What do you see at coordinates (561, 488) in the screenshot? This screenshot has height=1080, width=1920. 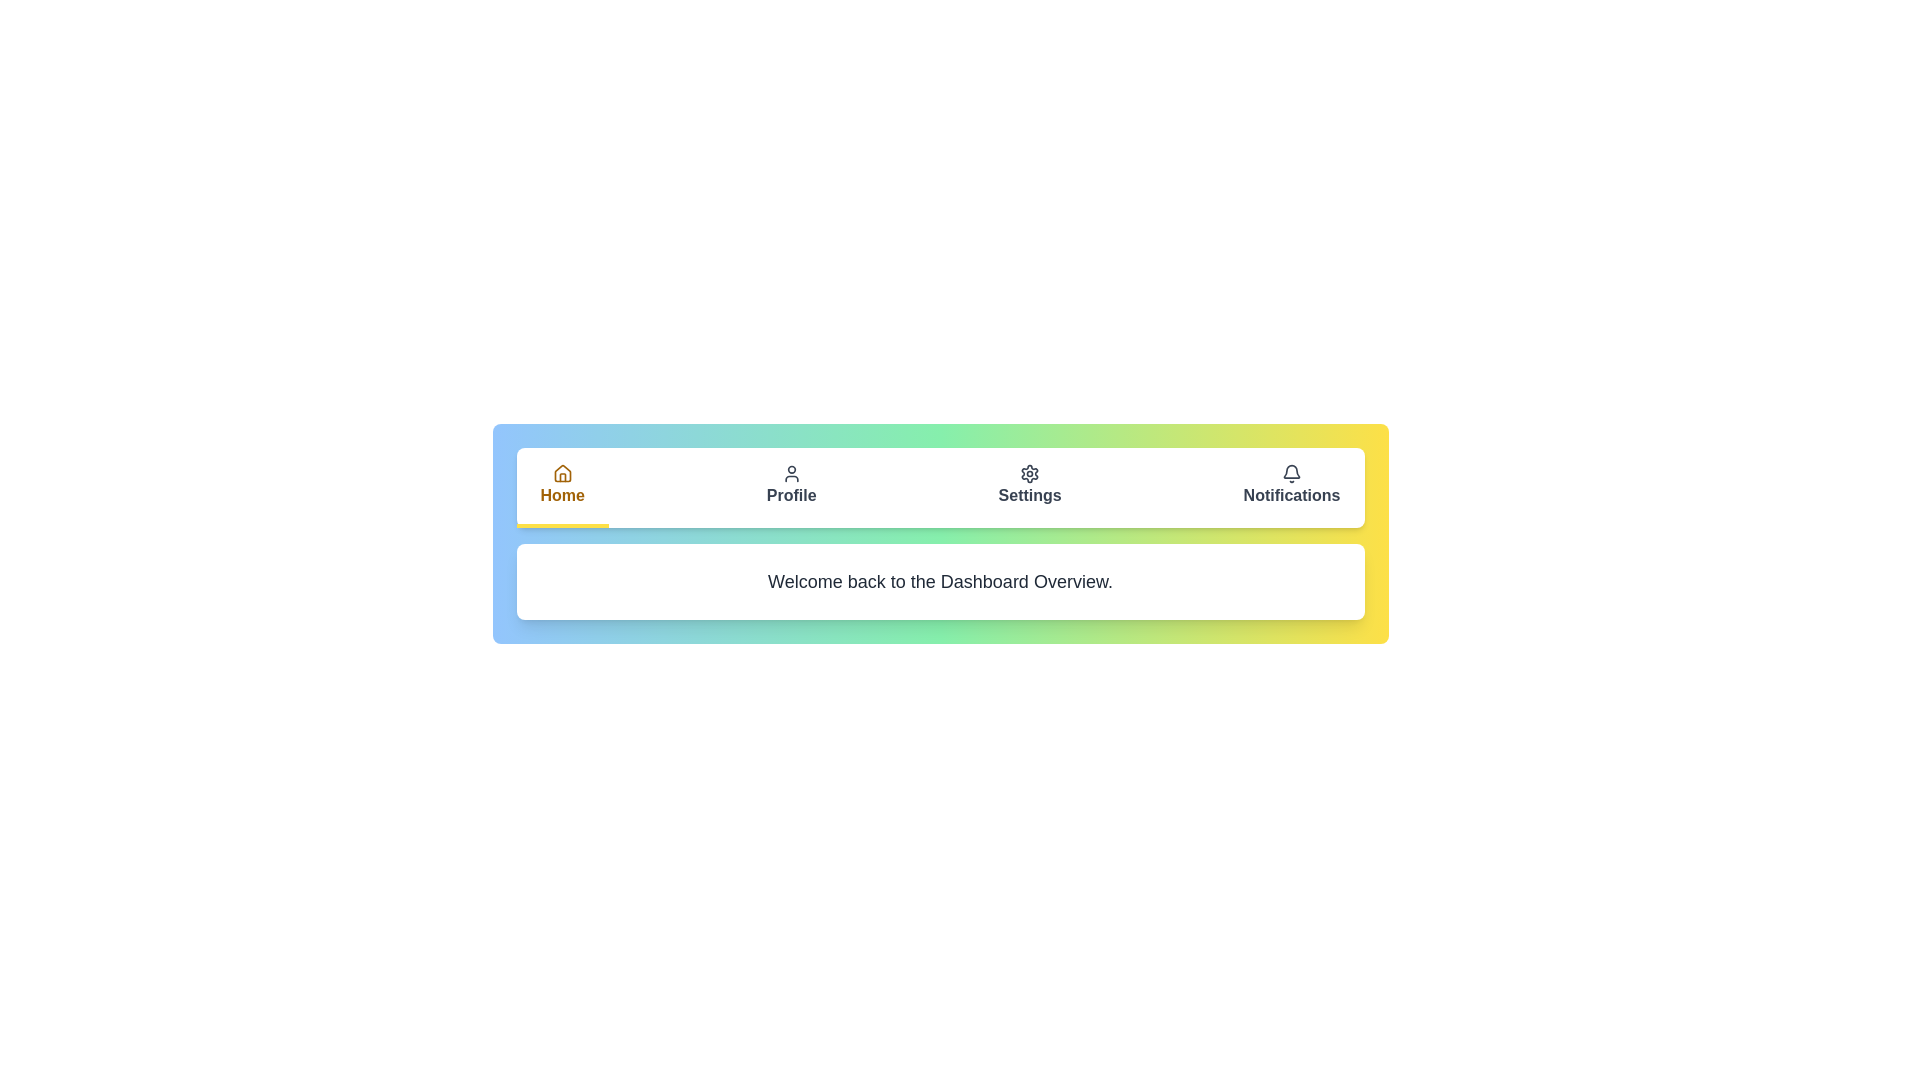 I see `the homepage navigation button located on the far left of the horizontal navigation bar to change its color and indicate interactivity` at bounding box center [561, 488].